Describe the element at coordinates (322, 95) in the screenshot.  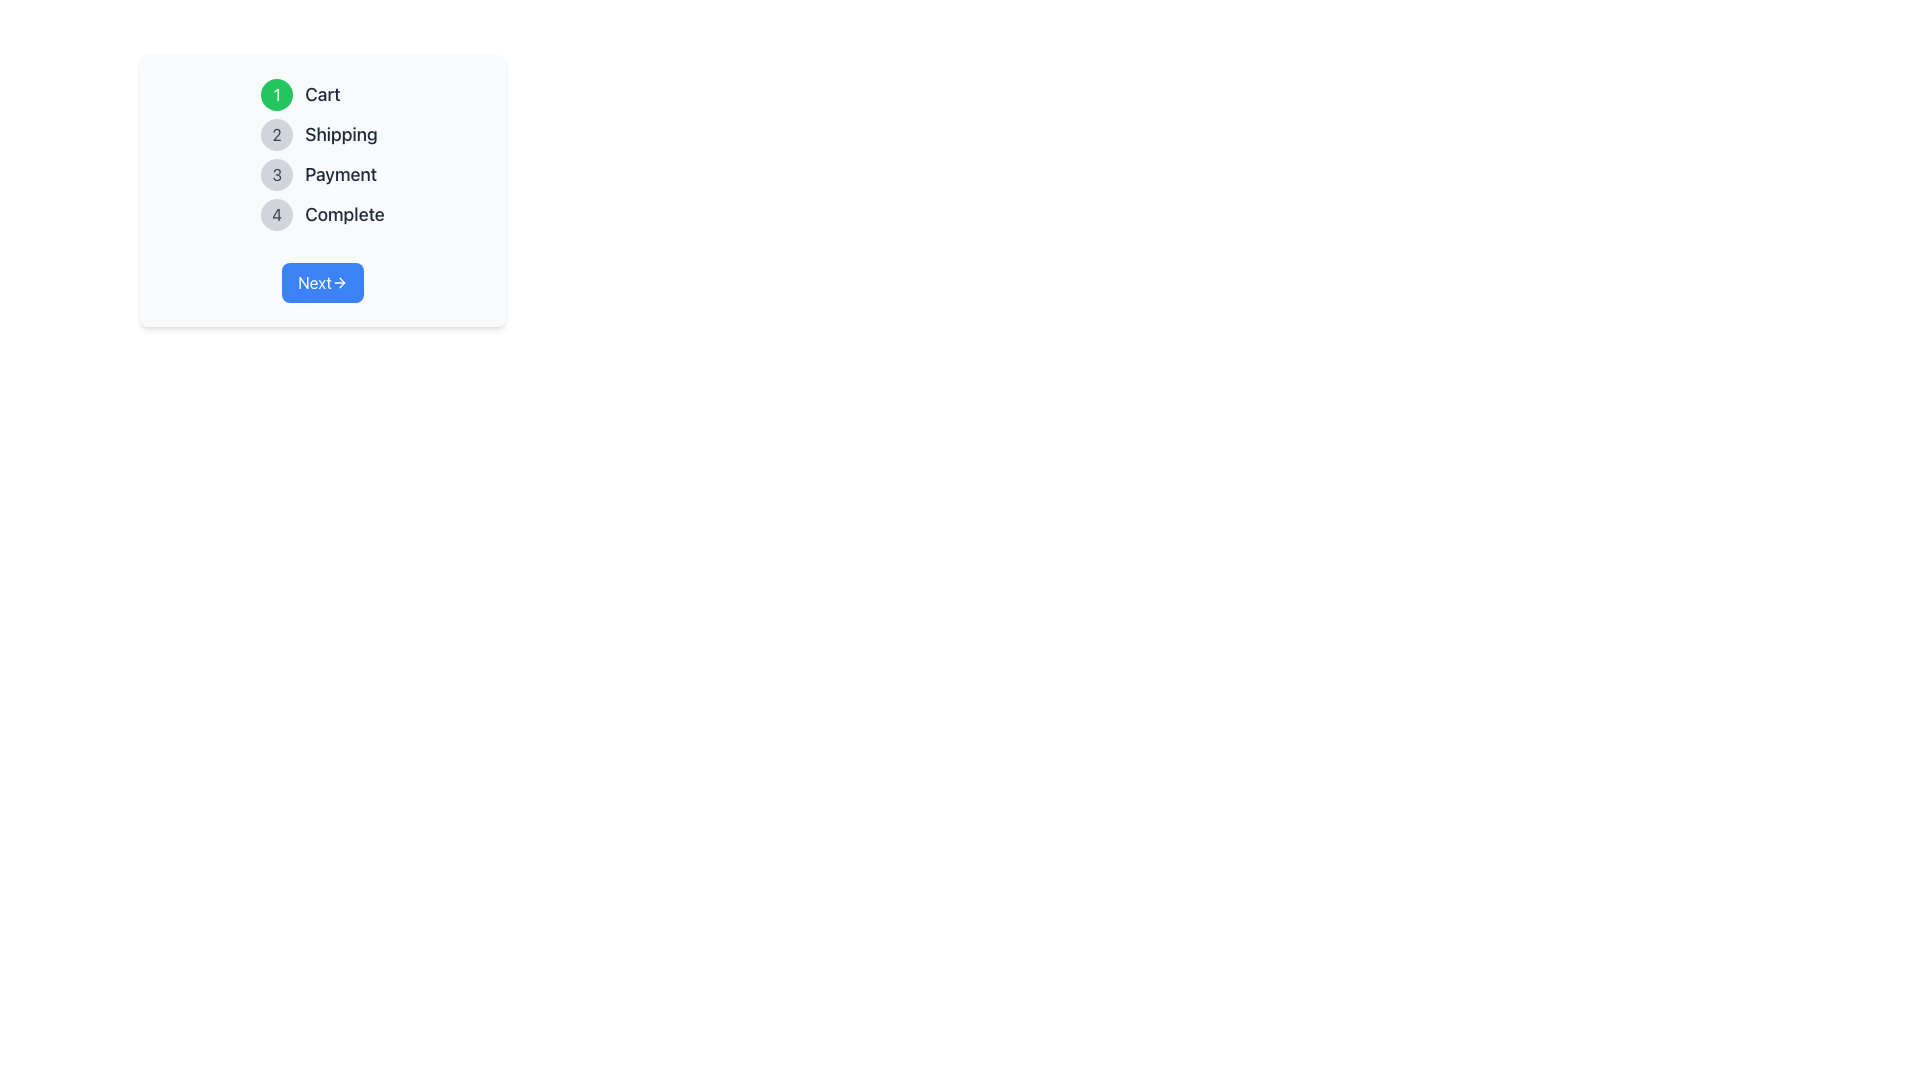
I see `the 'Cart' Text Label, which is positioned to the right of the green circular icon labeled '1', indicating the first step in the checkout process` at that location.